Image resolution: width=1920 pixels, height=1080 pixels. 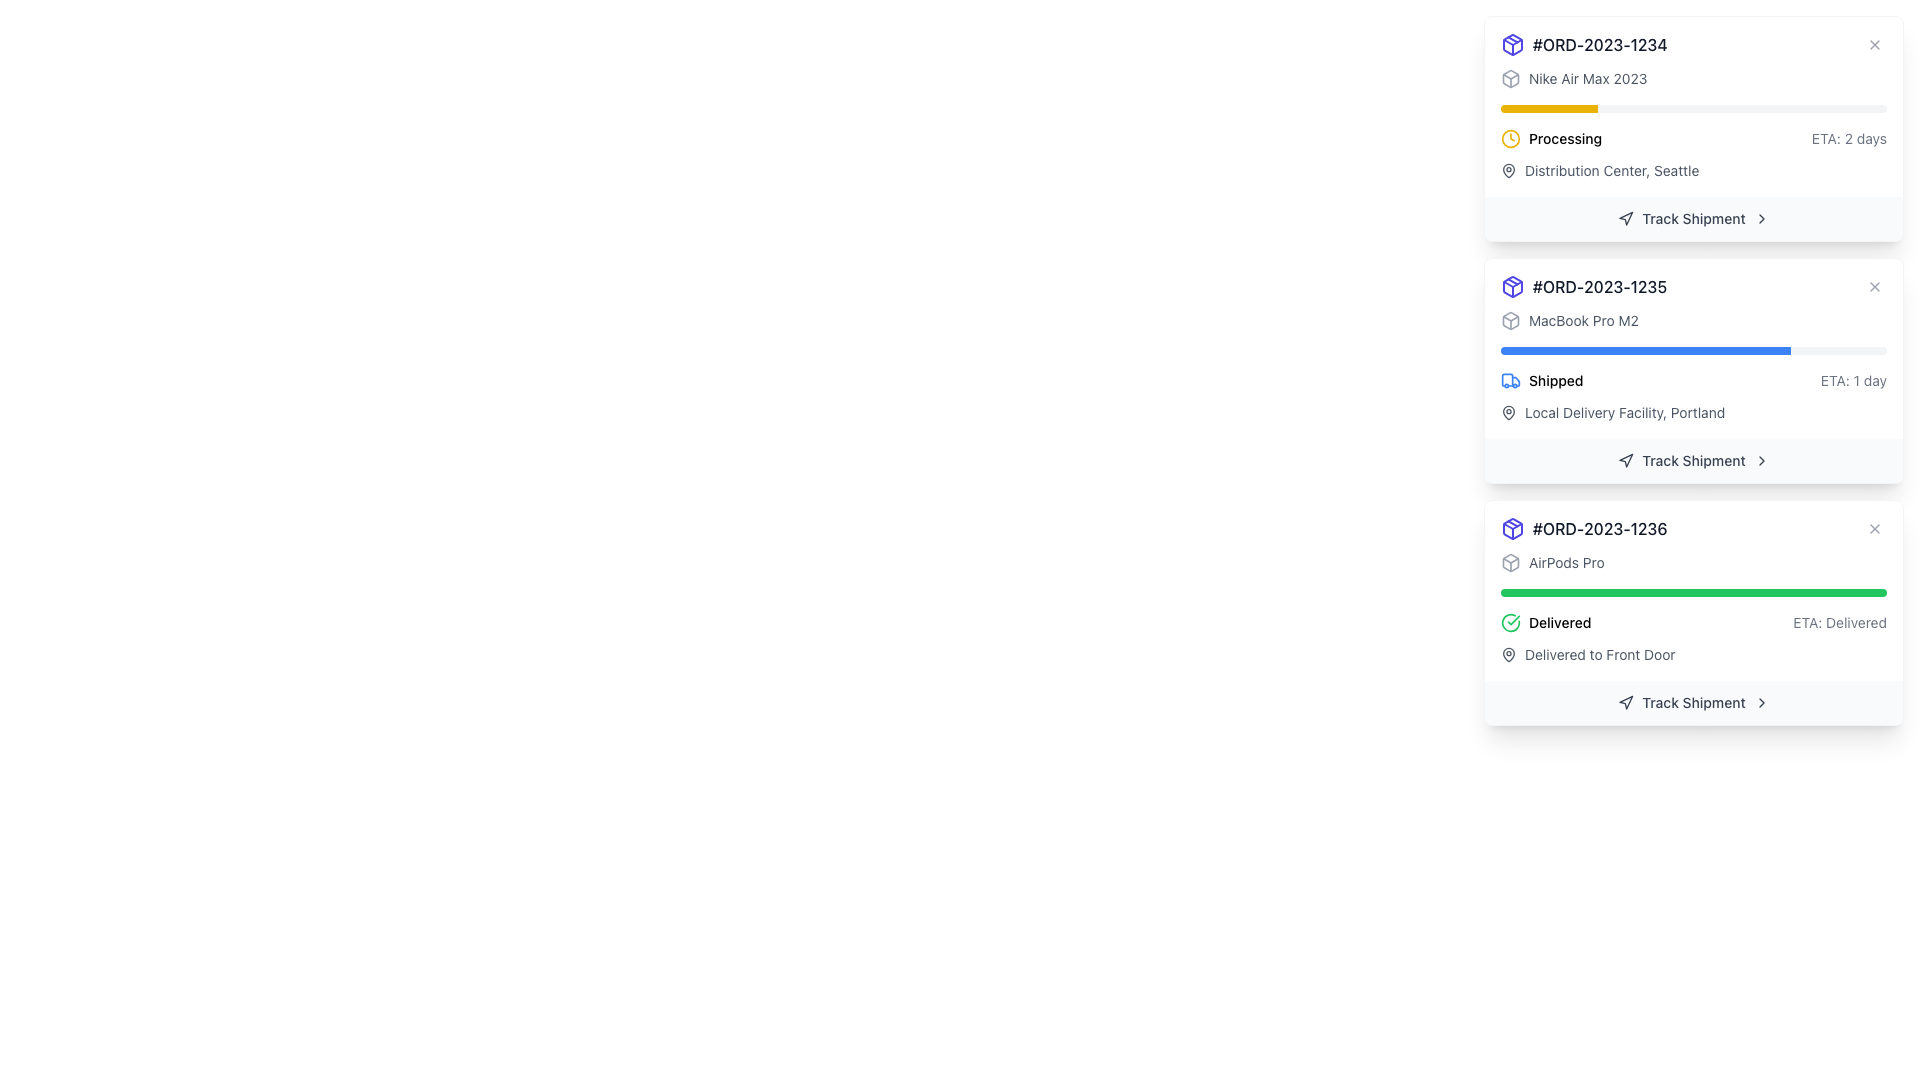 What do you see at coordinates (1645, 350) in the screenshot?
I see `the progress bar that visually represents the shipment status, located below 'MacBook Pro M2' and above the shipment details` at bounding box center [1645, 350].